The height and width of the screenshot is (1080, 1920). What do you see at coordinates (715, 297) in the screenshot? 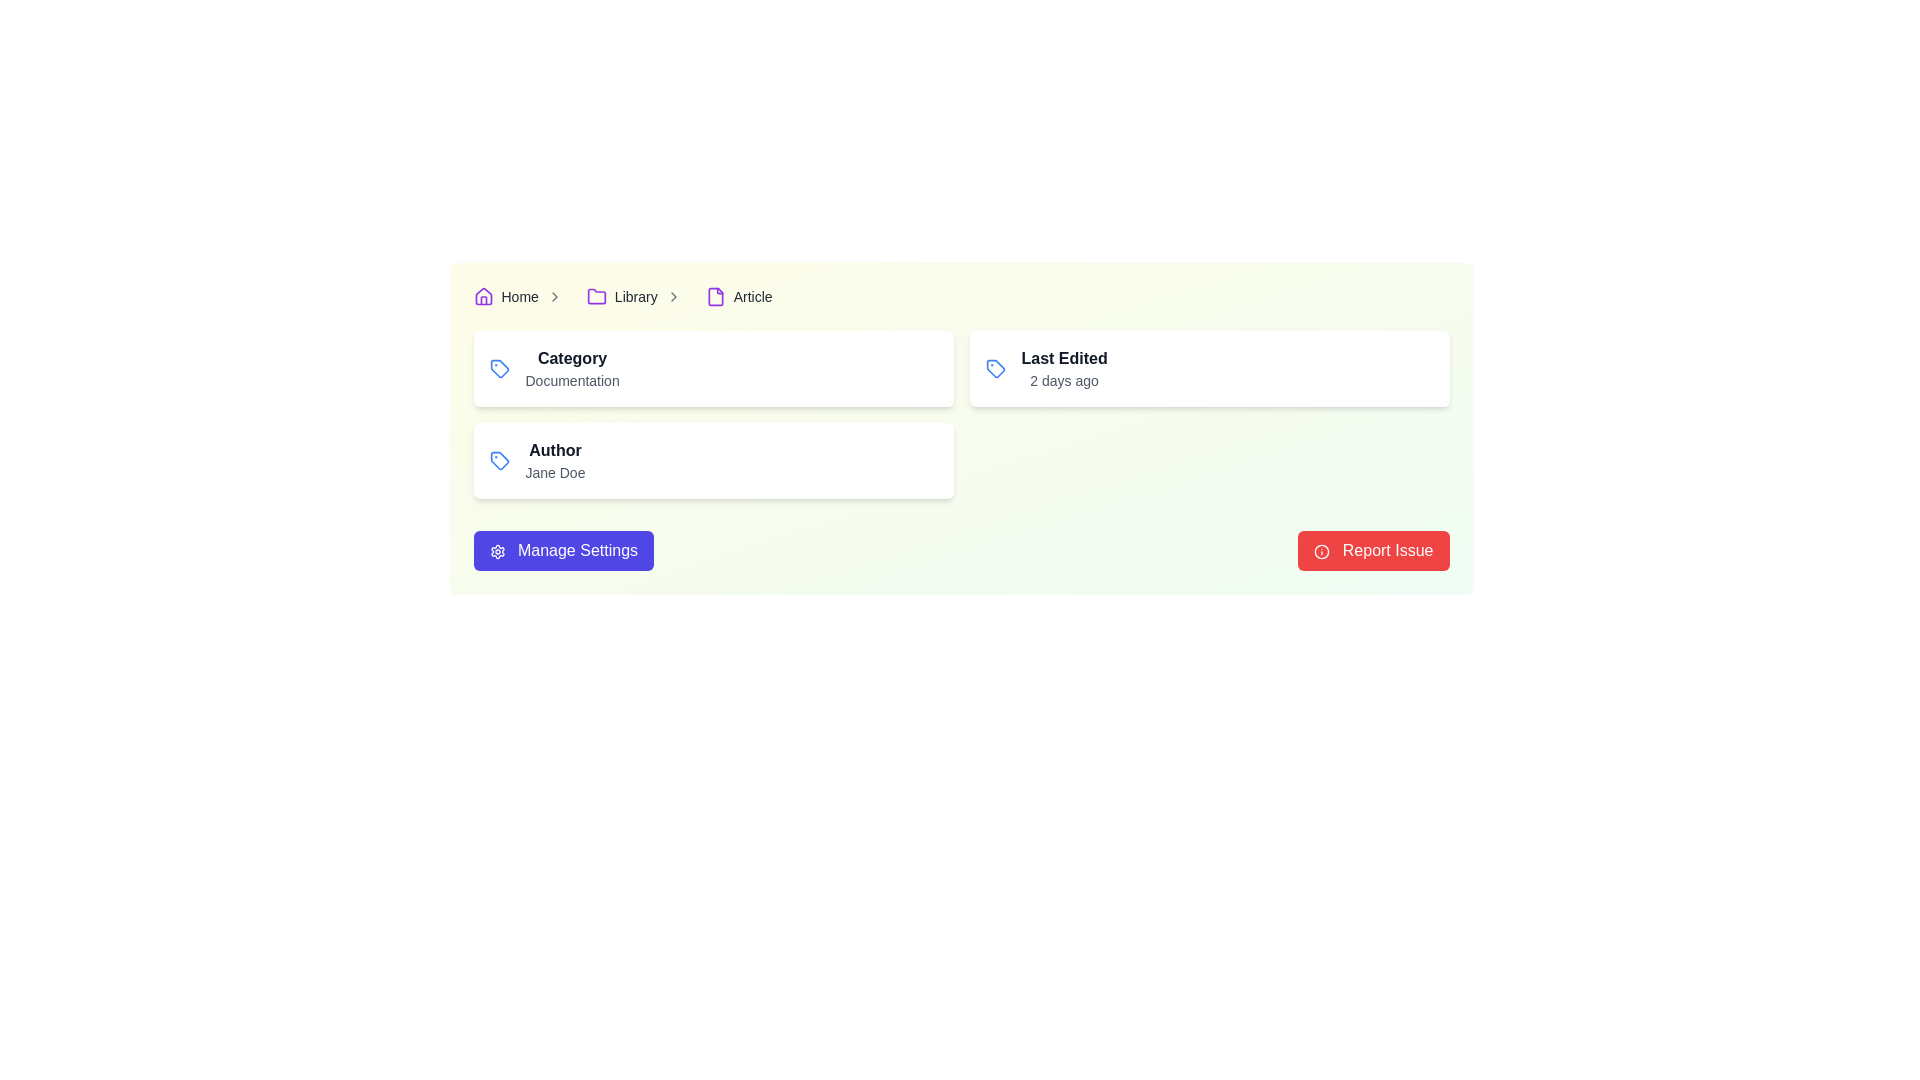
I see `the purple folder icon in the breadcrumb navigation bar, located adjacent to the 'Article' text` at bounding box center [715, 297].